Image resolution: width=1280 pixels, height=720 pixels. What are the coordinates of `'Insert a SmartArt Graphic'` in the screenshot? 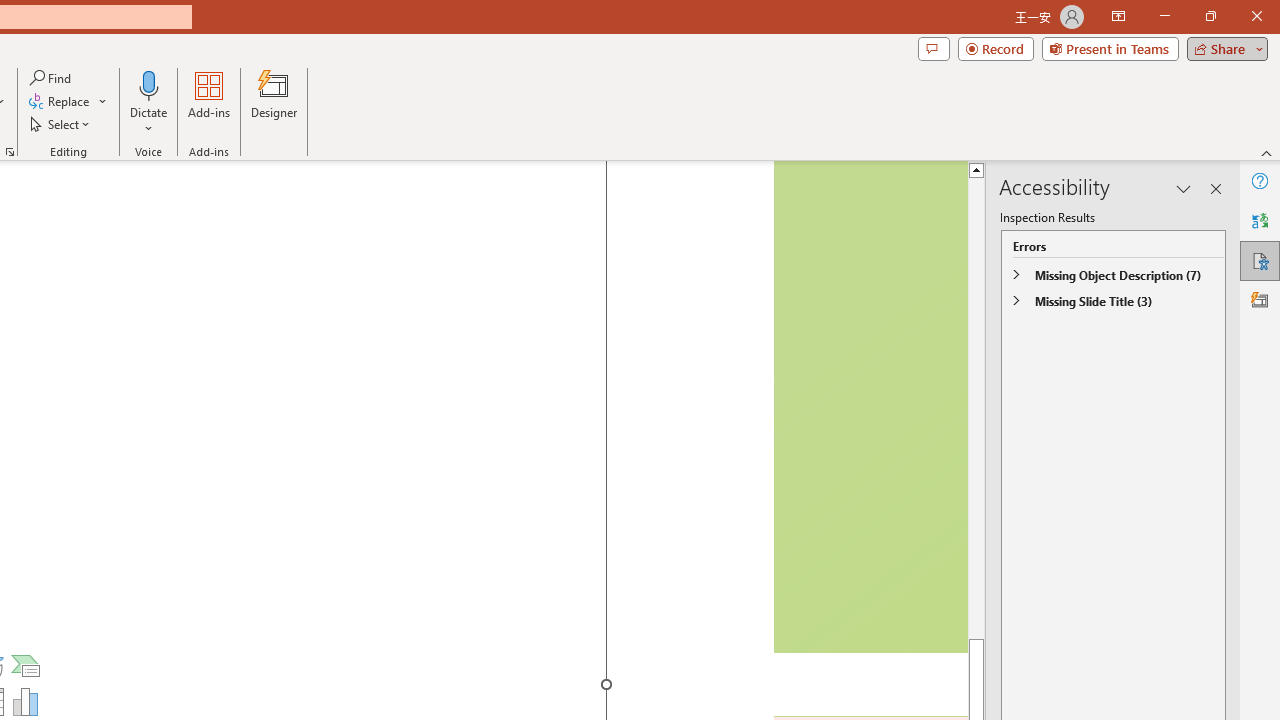 It's located at (26, 666).